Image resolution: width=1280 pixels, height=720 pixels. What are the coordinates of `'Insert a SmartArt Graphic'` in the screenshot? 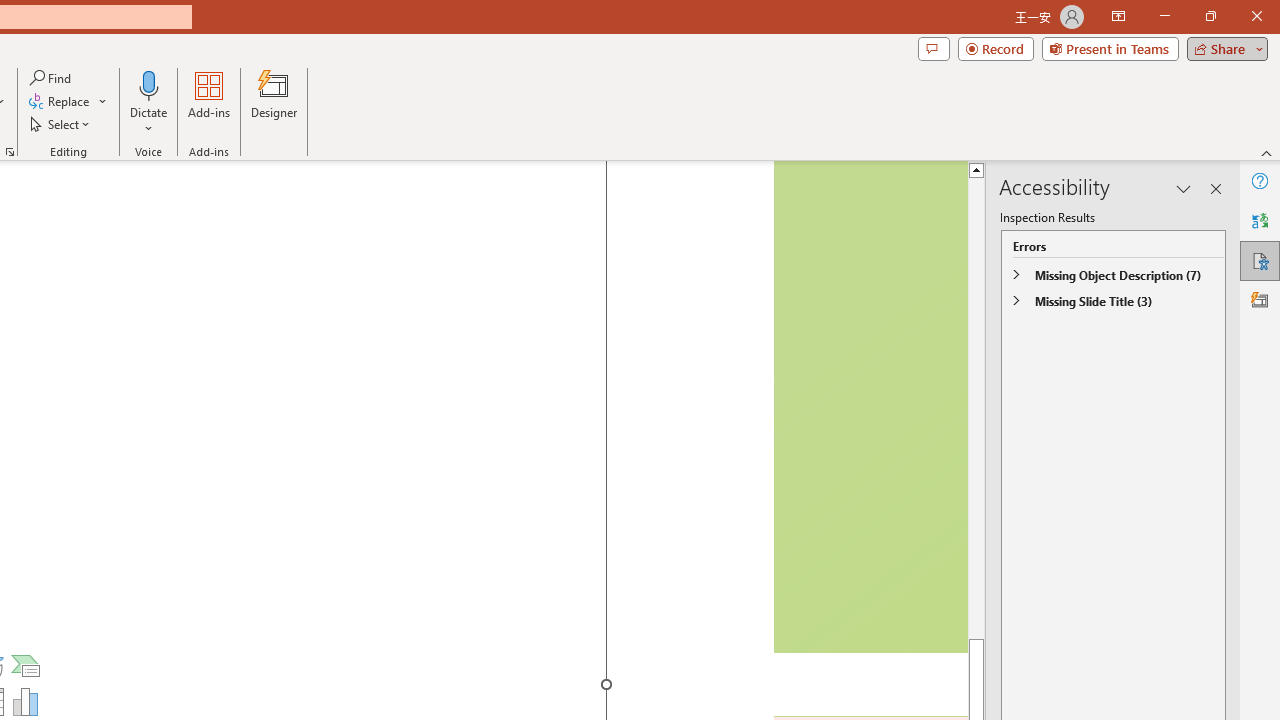 It's located at (26, 666).